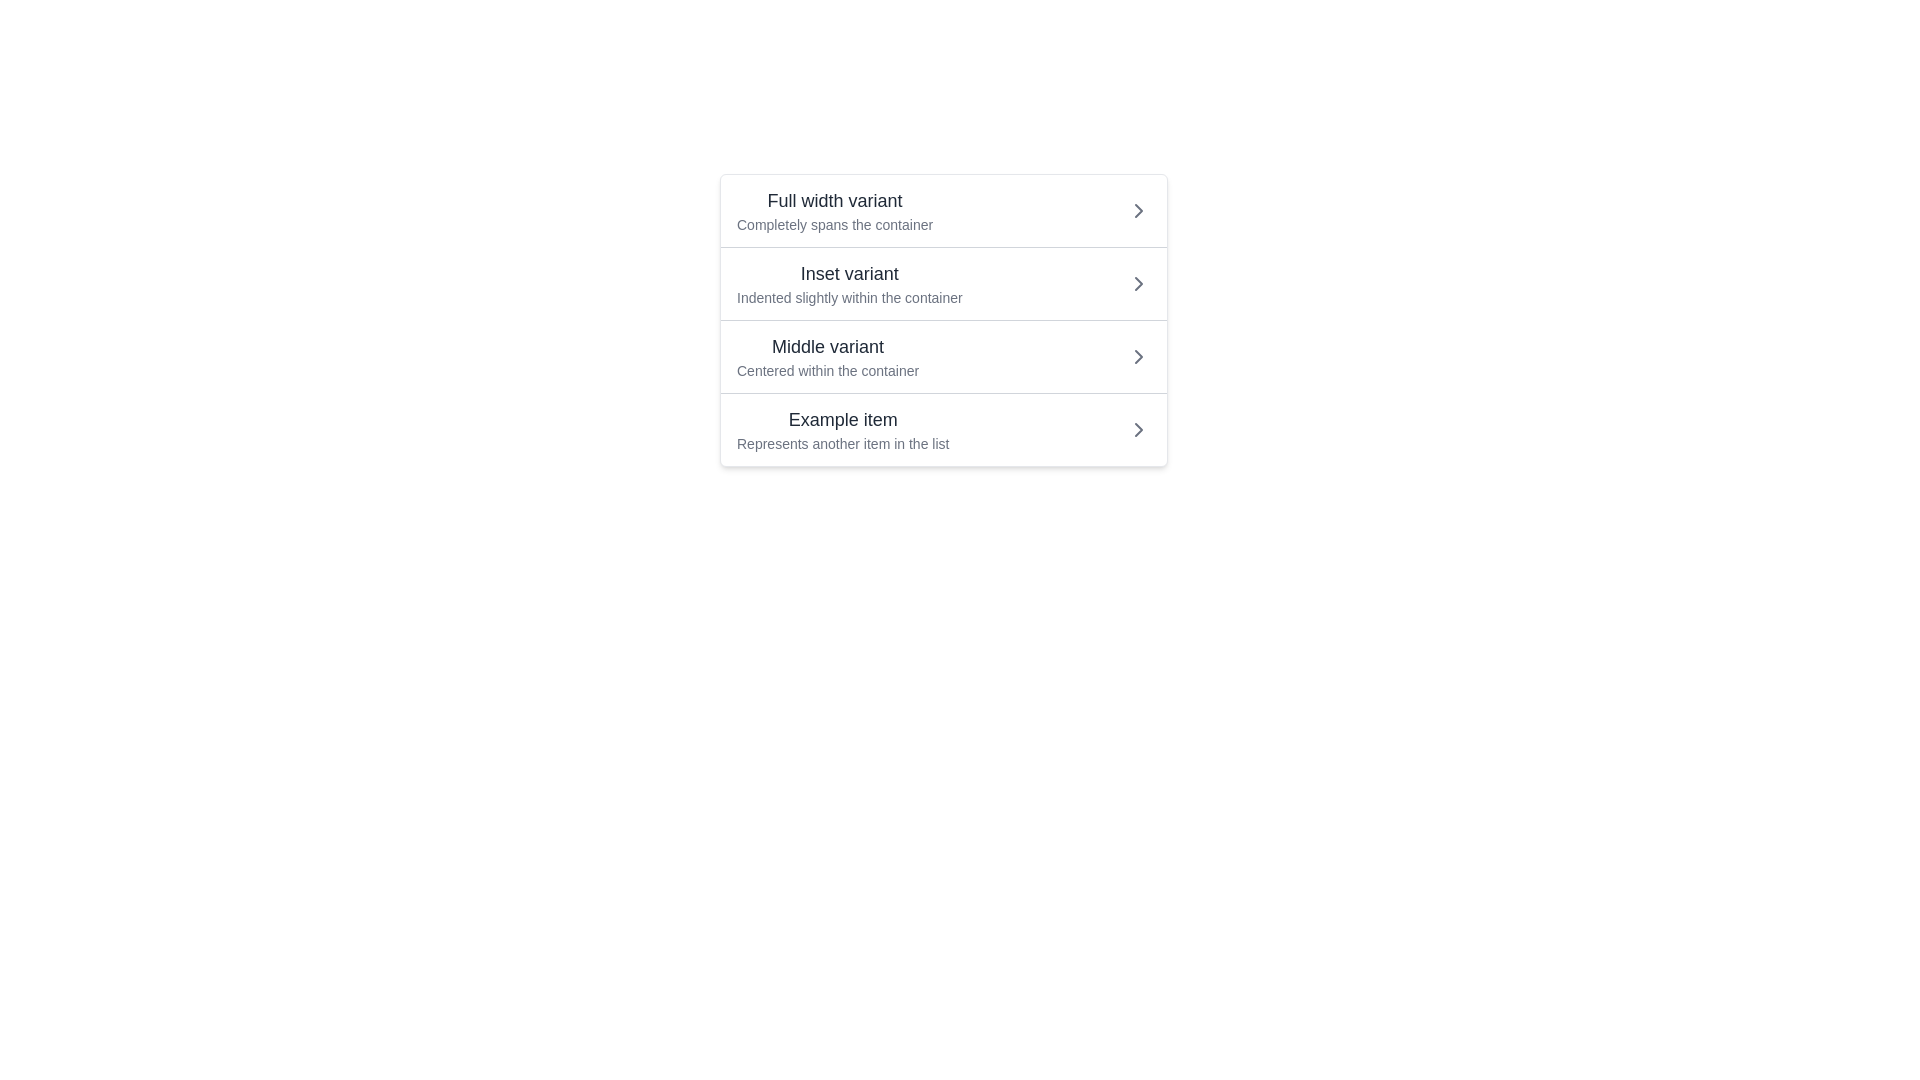 This screenshot has height=1080, width=1920. I want to click on the right-facing chevron icon with a gray color and thin stroke, located at the far-right end of the 'Full width variant' list entry, so click(1138, 211).